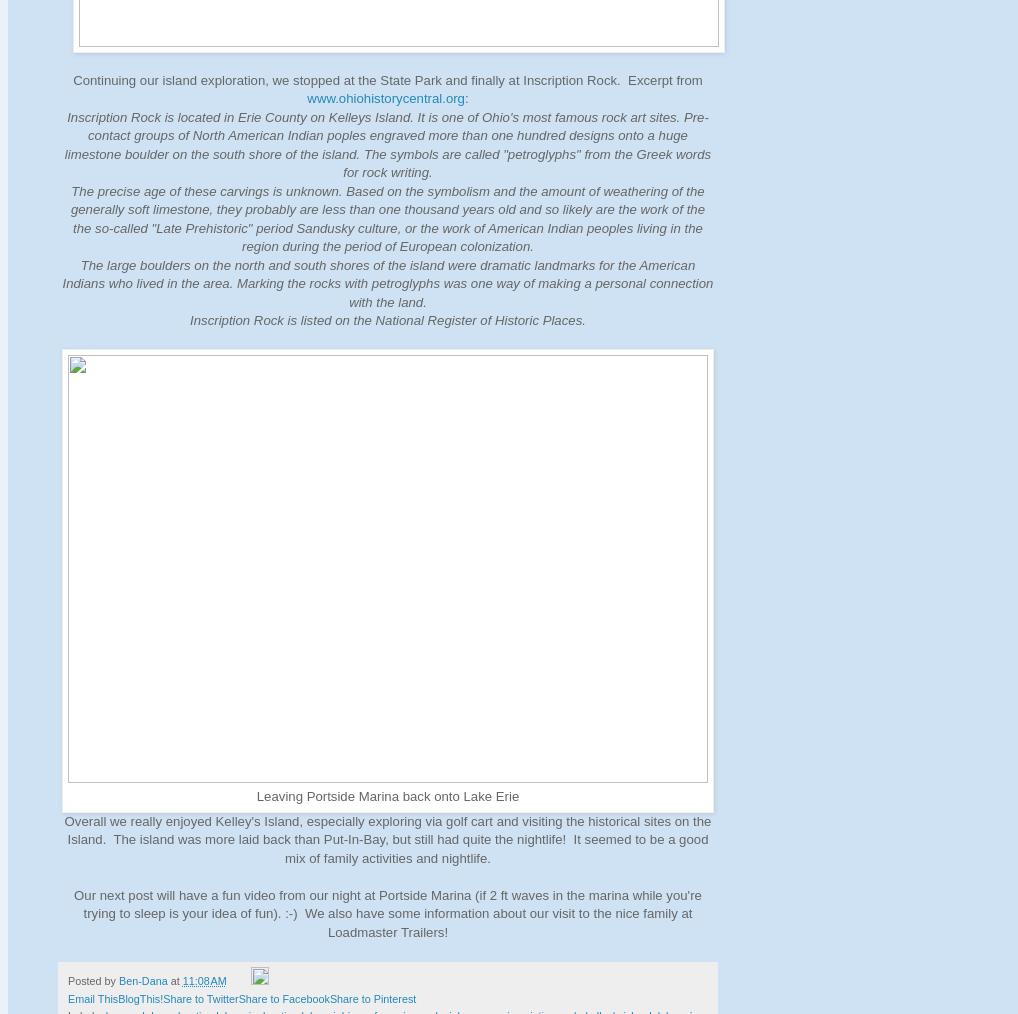 This screenshot has height=1014, width=1018. I want to click on 'The large boulders on the north and south shores of the island were 
dramatic landmarks for the American Indians who lived in the area. 
Marking the rocks with petroglyphs was one way of making a personal 
connection with the land.', so click(387, 283).